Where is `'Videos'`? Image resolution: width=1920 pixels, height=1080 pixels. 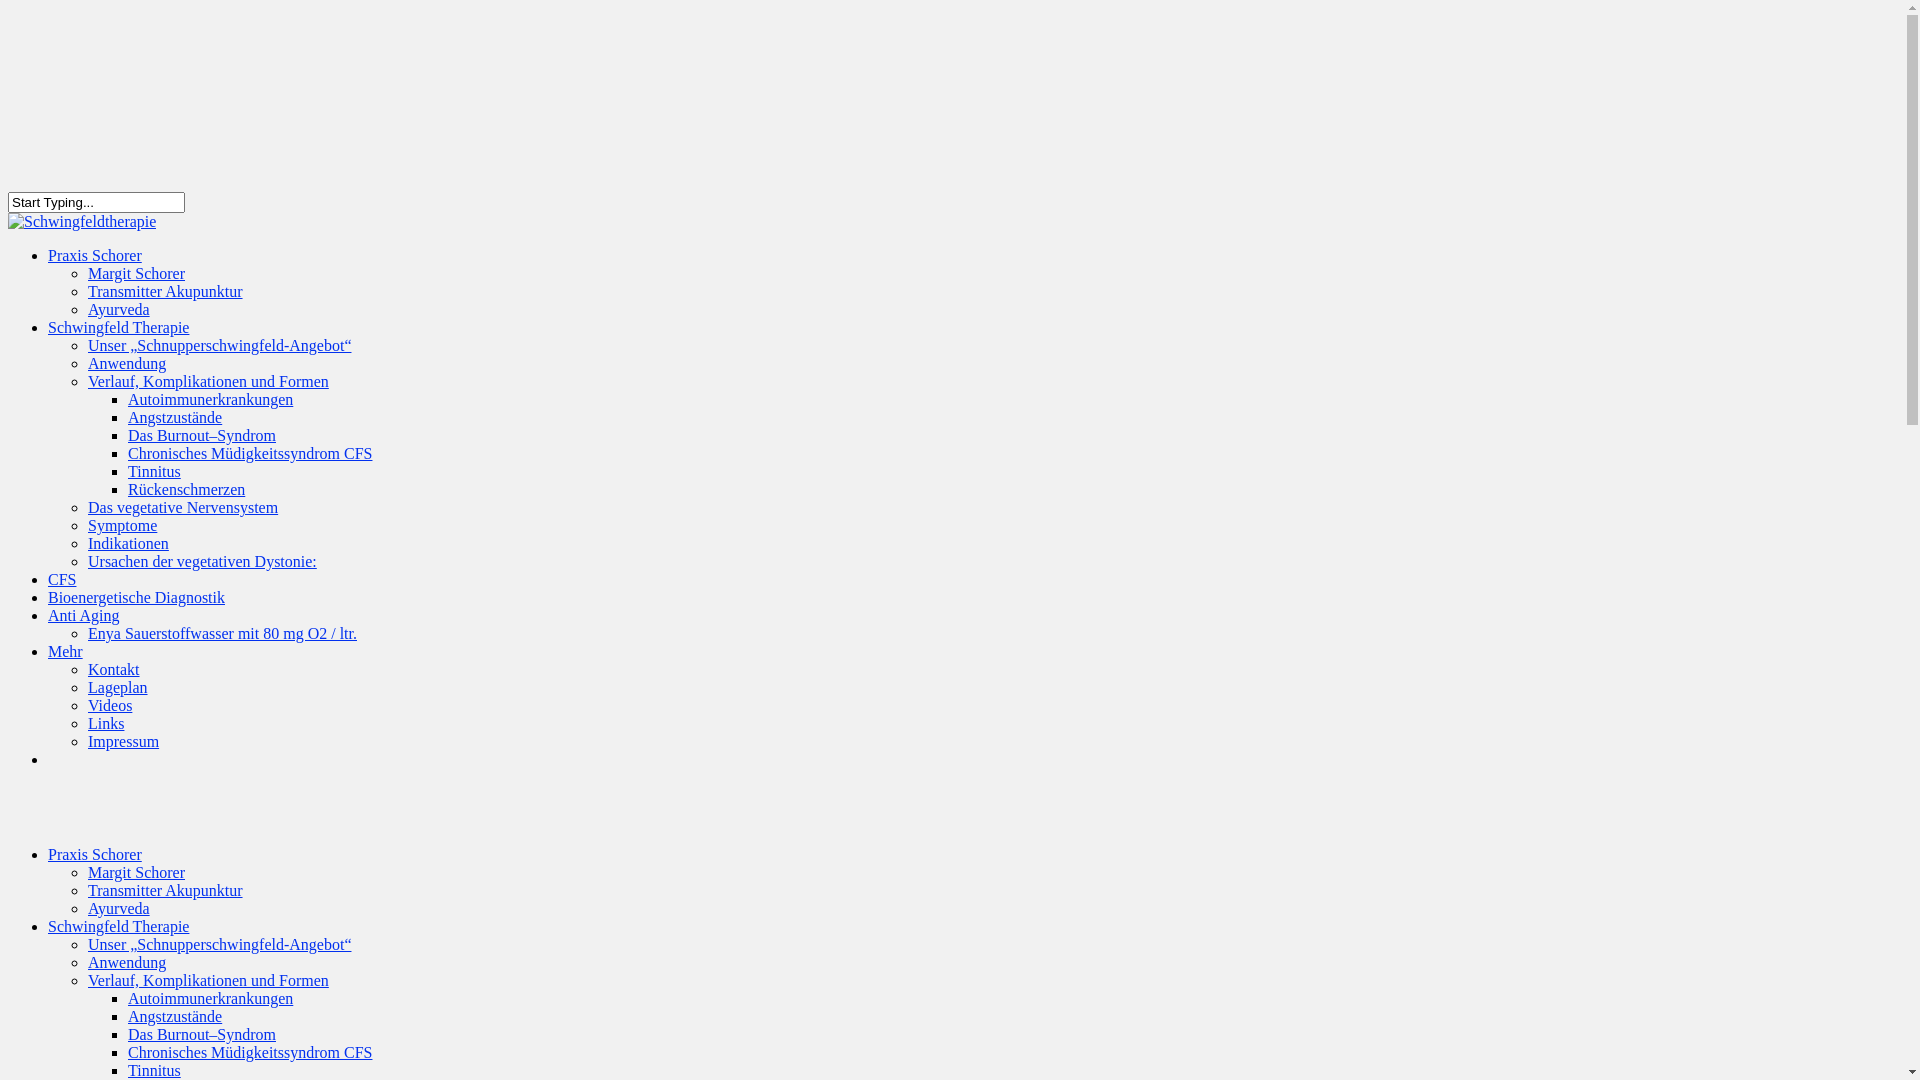
'Videos' is located at coordinates (109, 704).